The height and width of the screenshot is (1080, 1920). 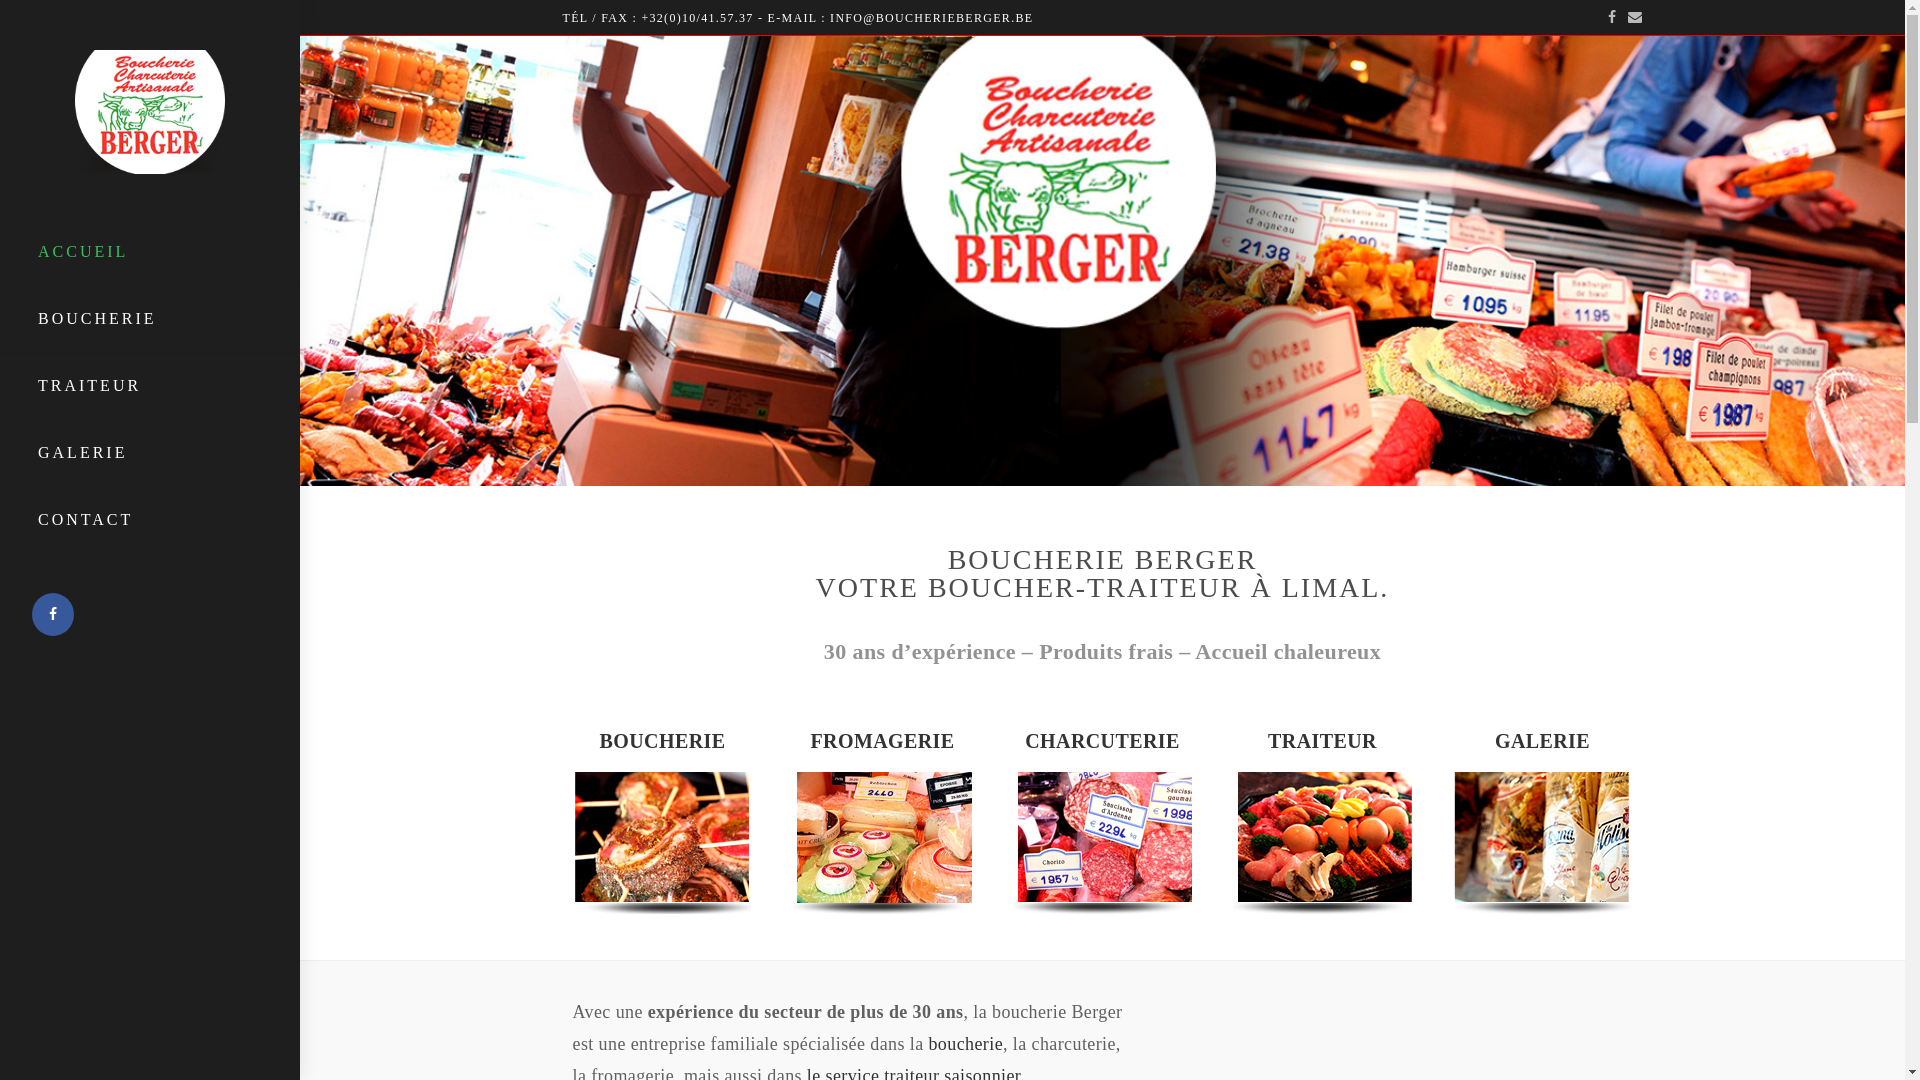 What do you see at coordinates (1632, 18) in the screenshot?
I see `'E-mail'` at bounding box center [1632, 18].